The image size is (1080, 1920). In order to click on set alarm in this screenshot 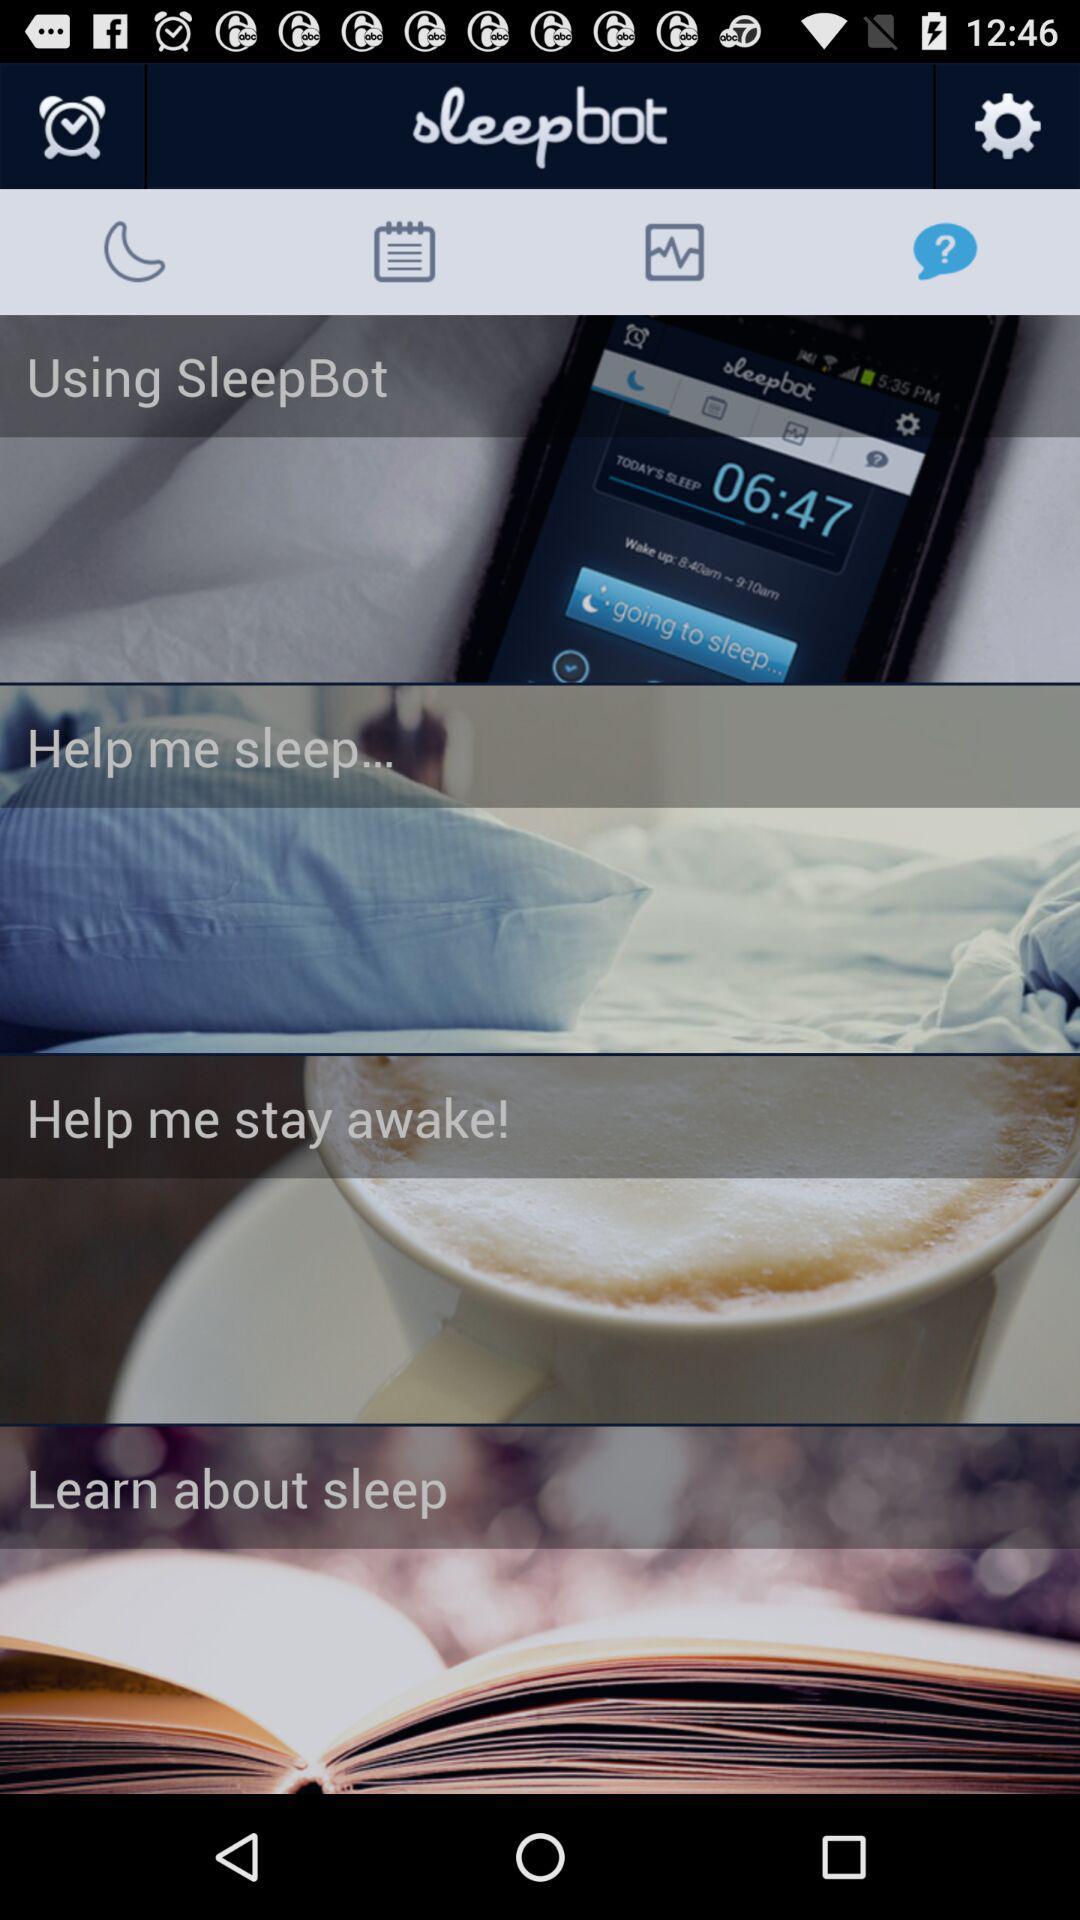, I will do `click(540, 1238)`.